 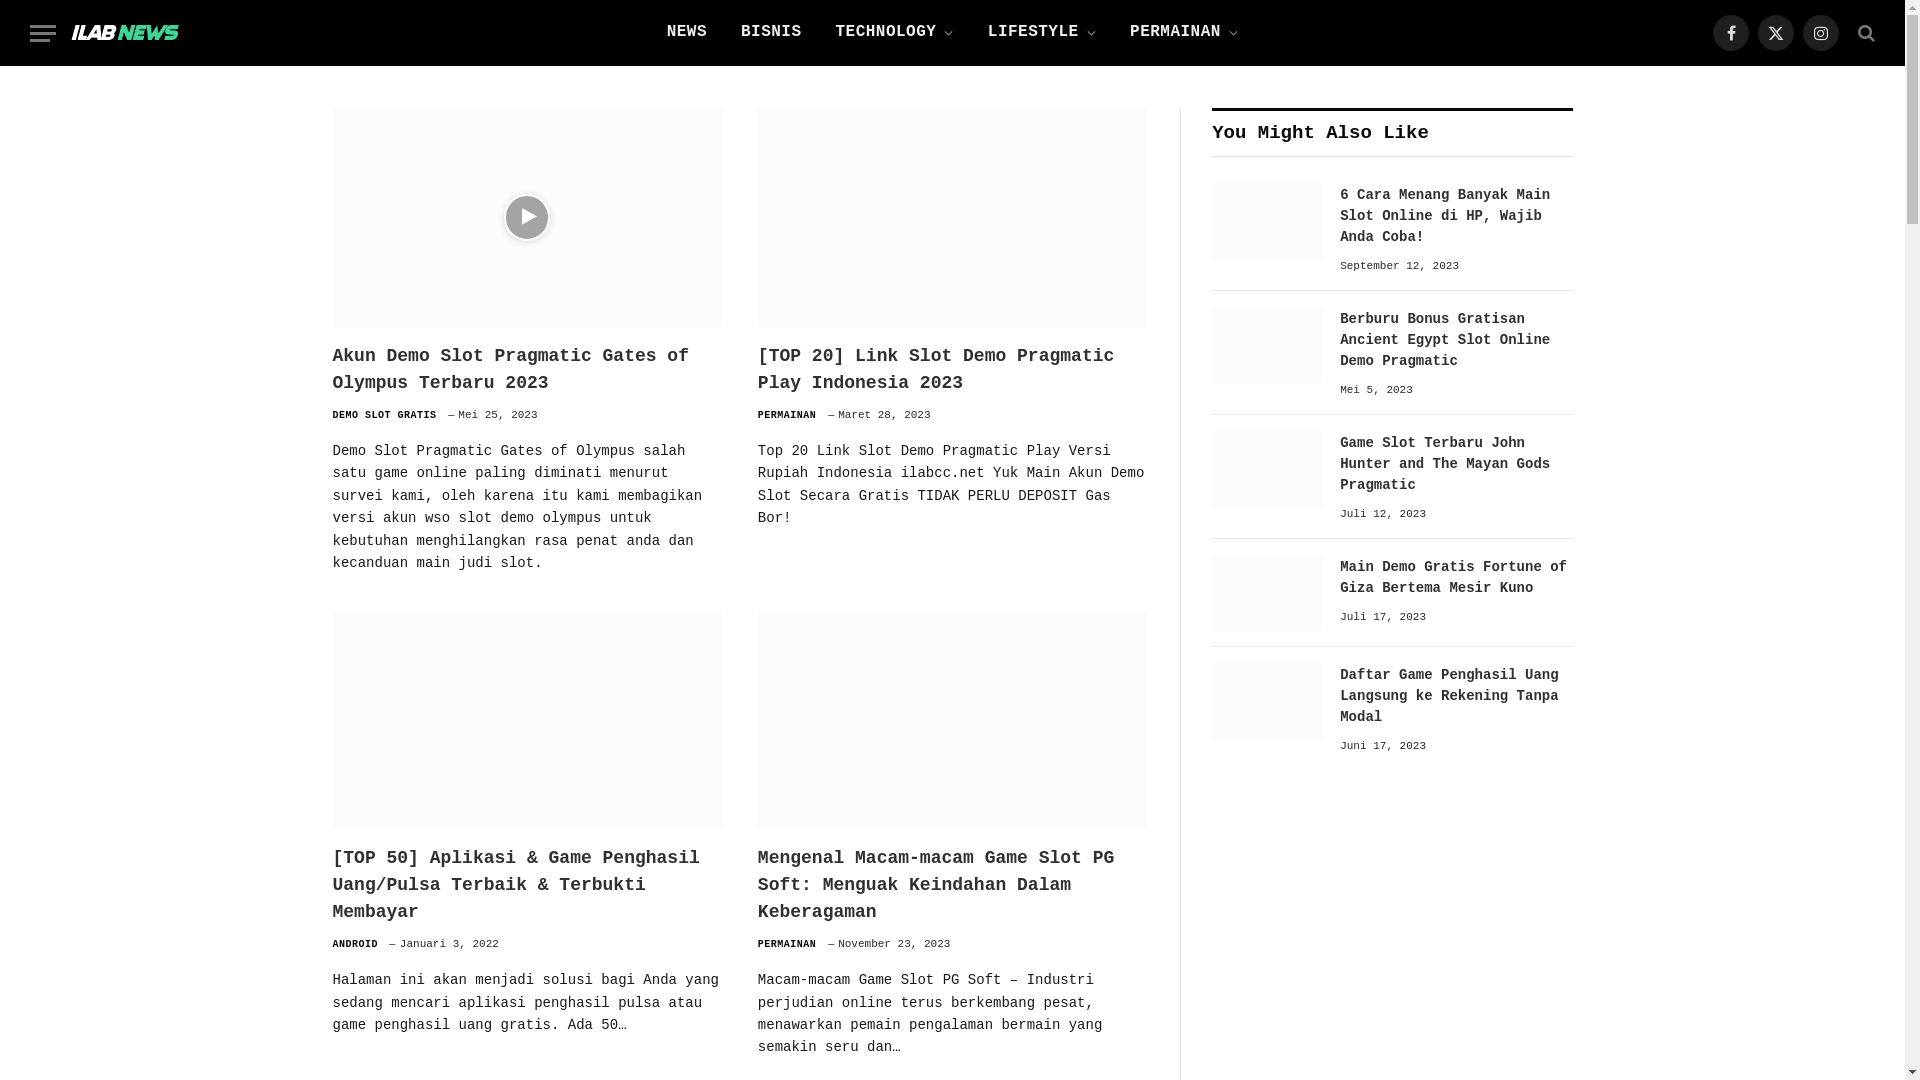 What do you see at coordinates (123, 33) in the screenshot?
I see `'iLab.cc'` at bounding box center [123, 33].